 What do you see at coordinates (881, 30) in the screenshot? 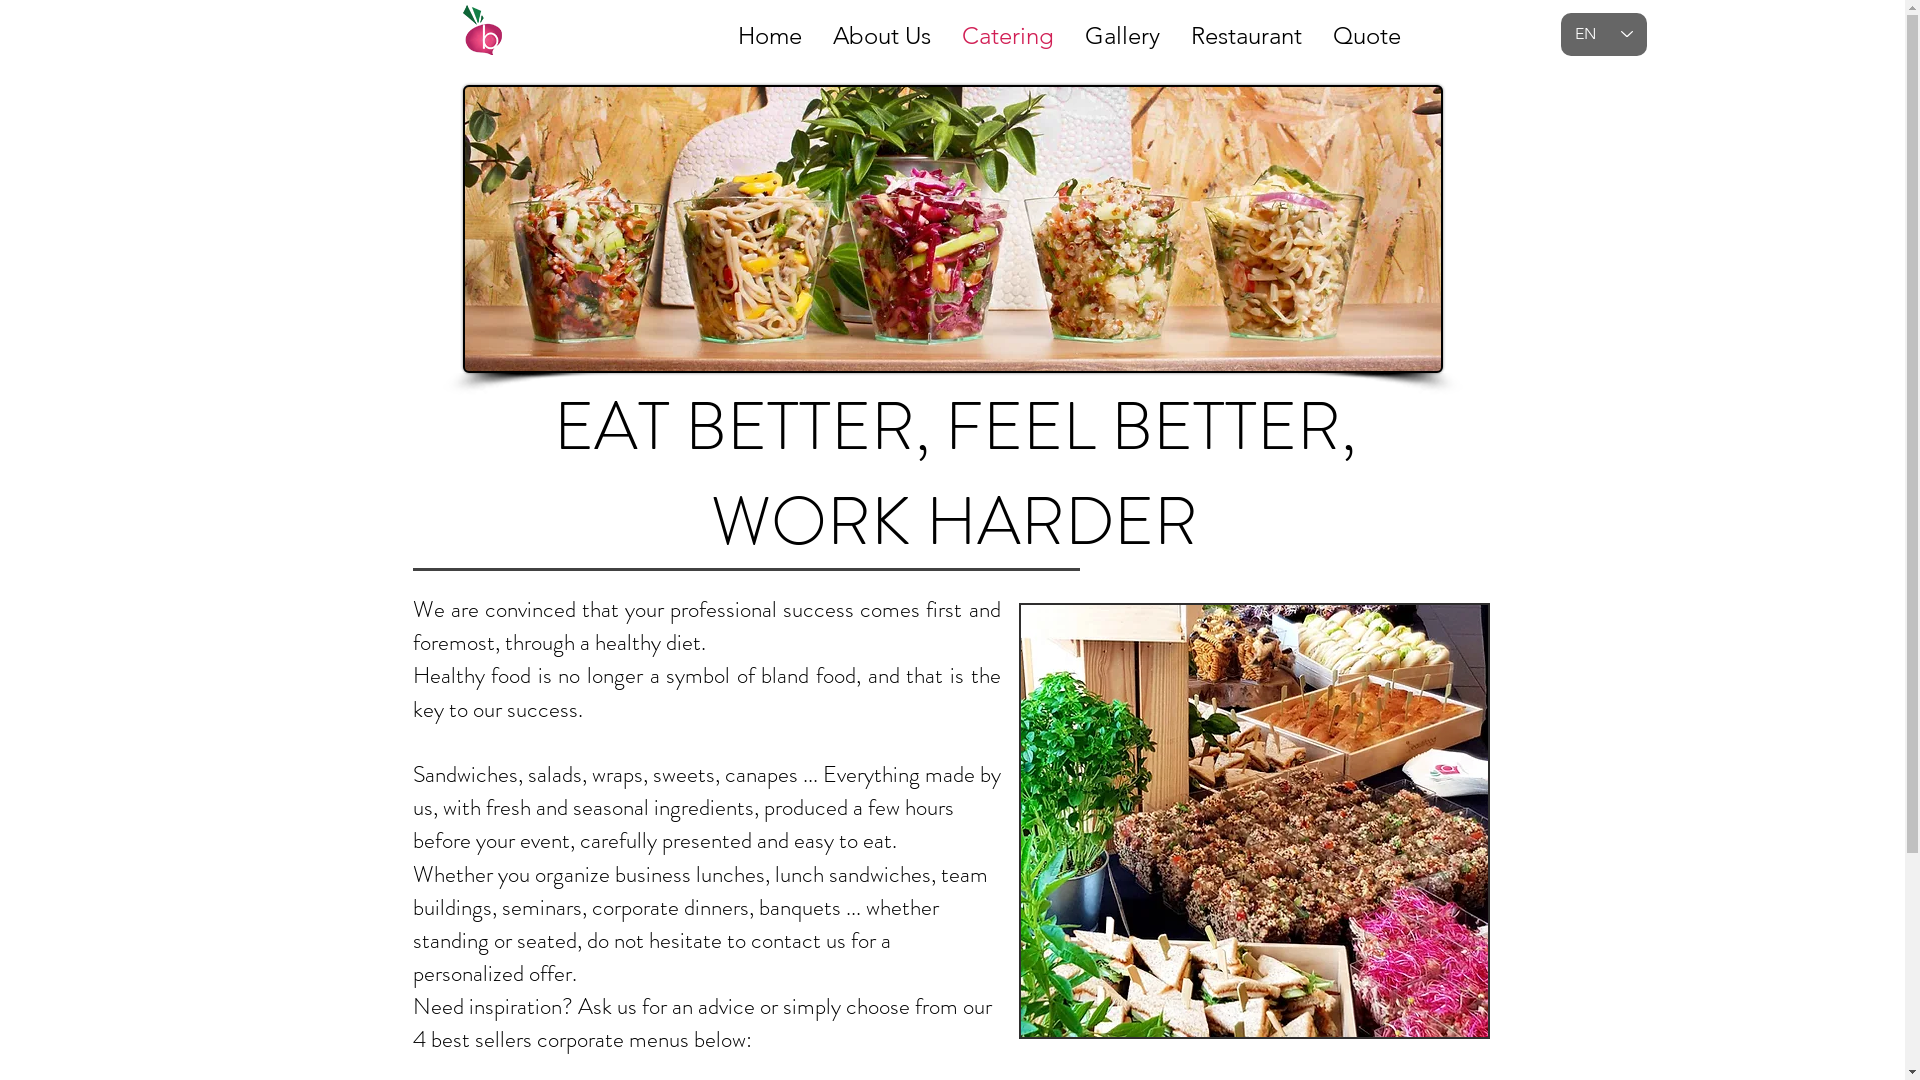
I see `'About Us'` at bounding box center [881, 30].